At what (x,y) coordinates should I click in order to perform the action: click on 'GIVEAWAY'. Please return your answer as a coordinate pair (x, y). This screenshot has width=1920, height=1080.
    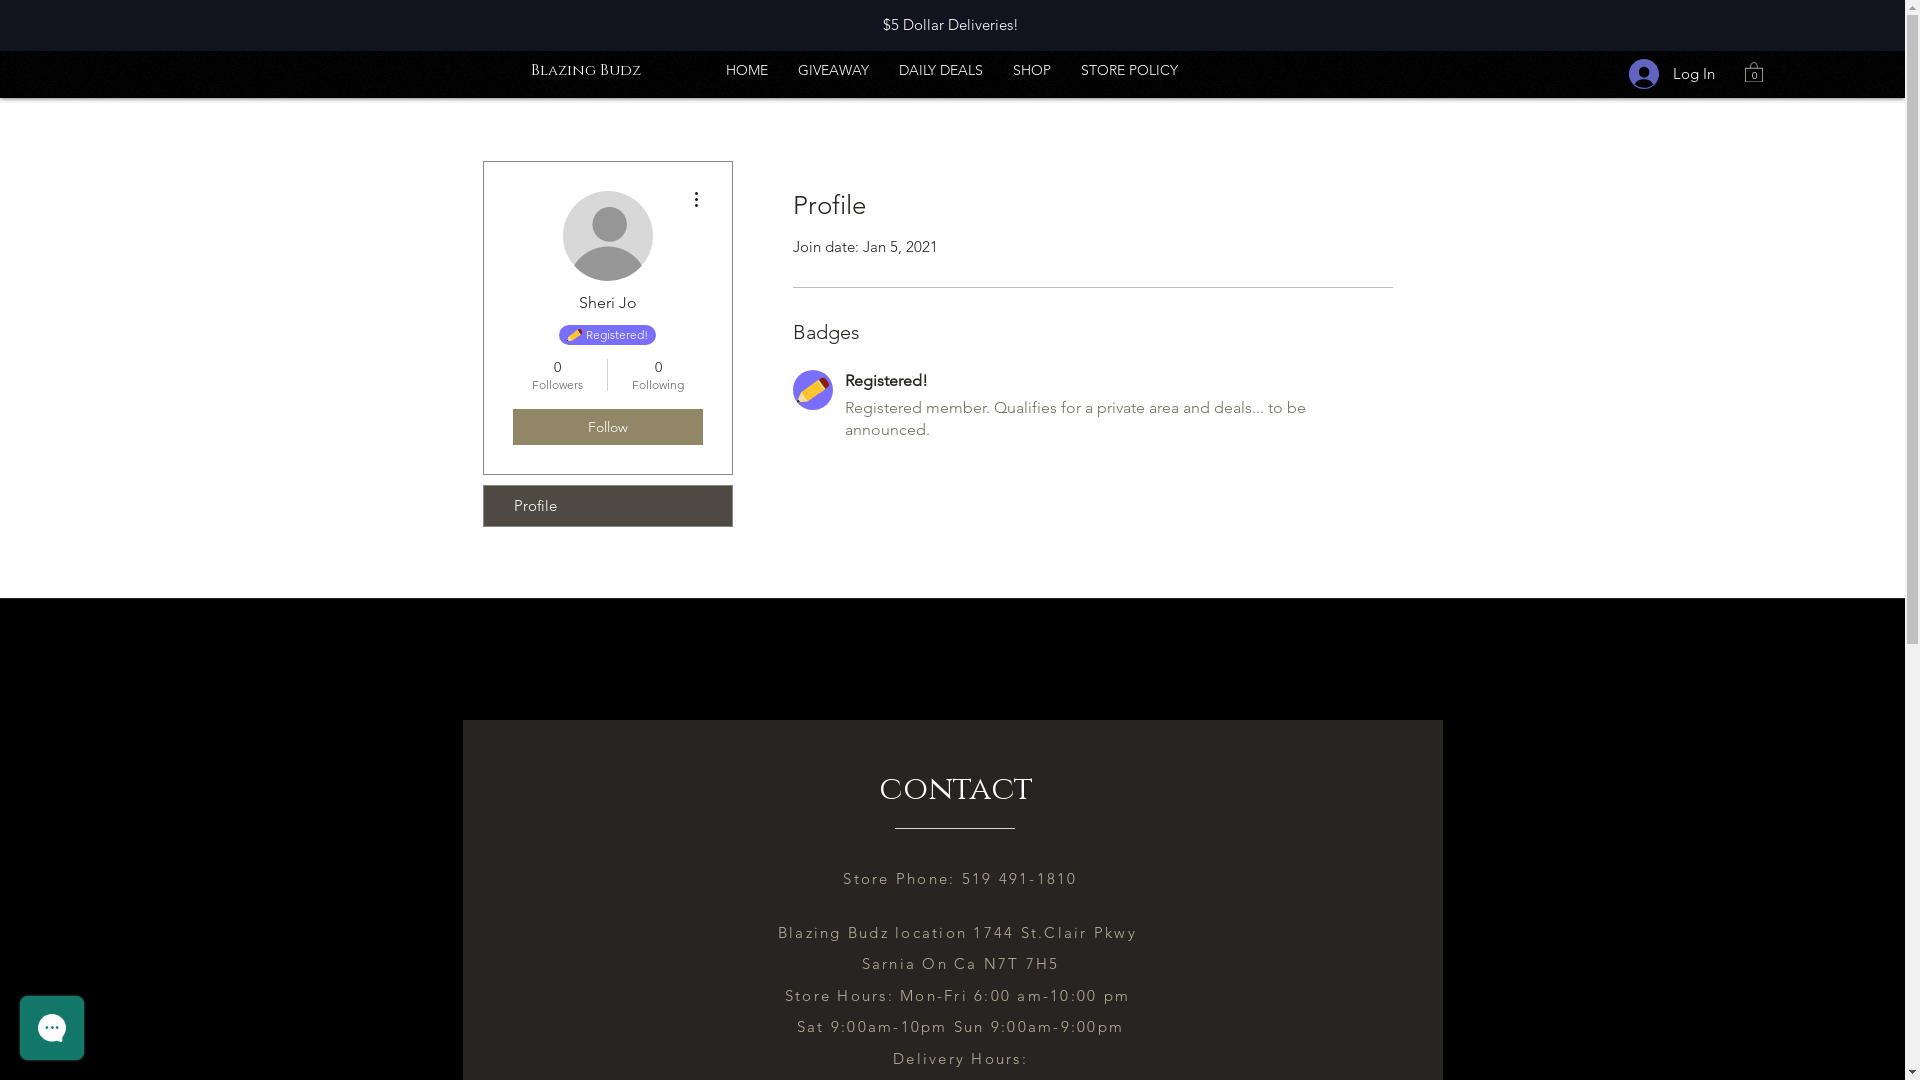
    Looking at the image, I should click on (833, 68).